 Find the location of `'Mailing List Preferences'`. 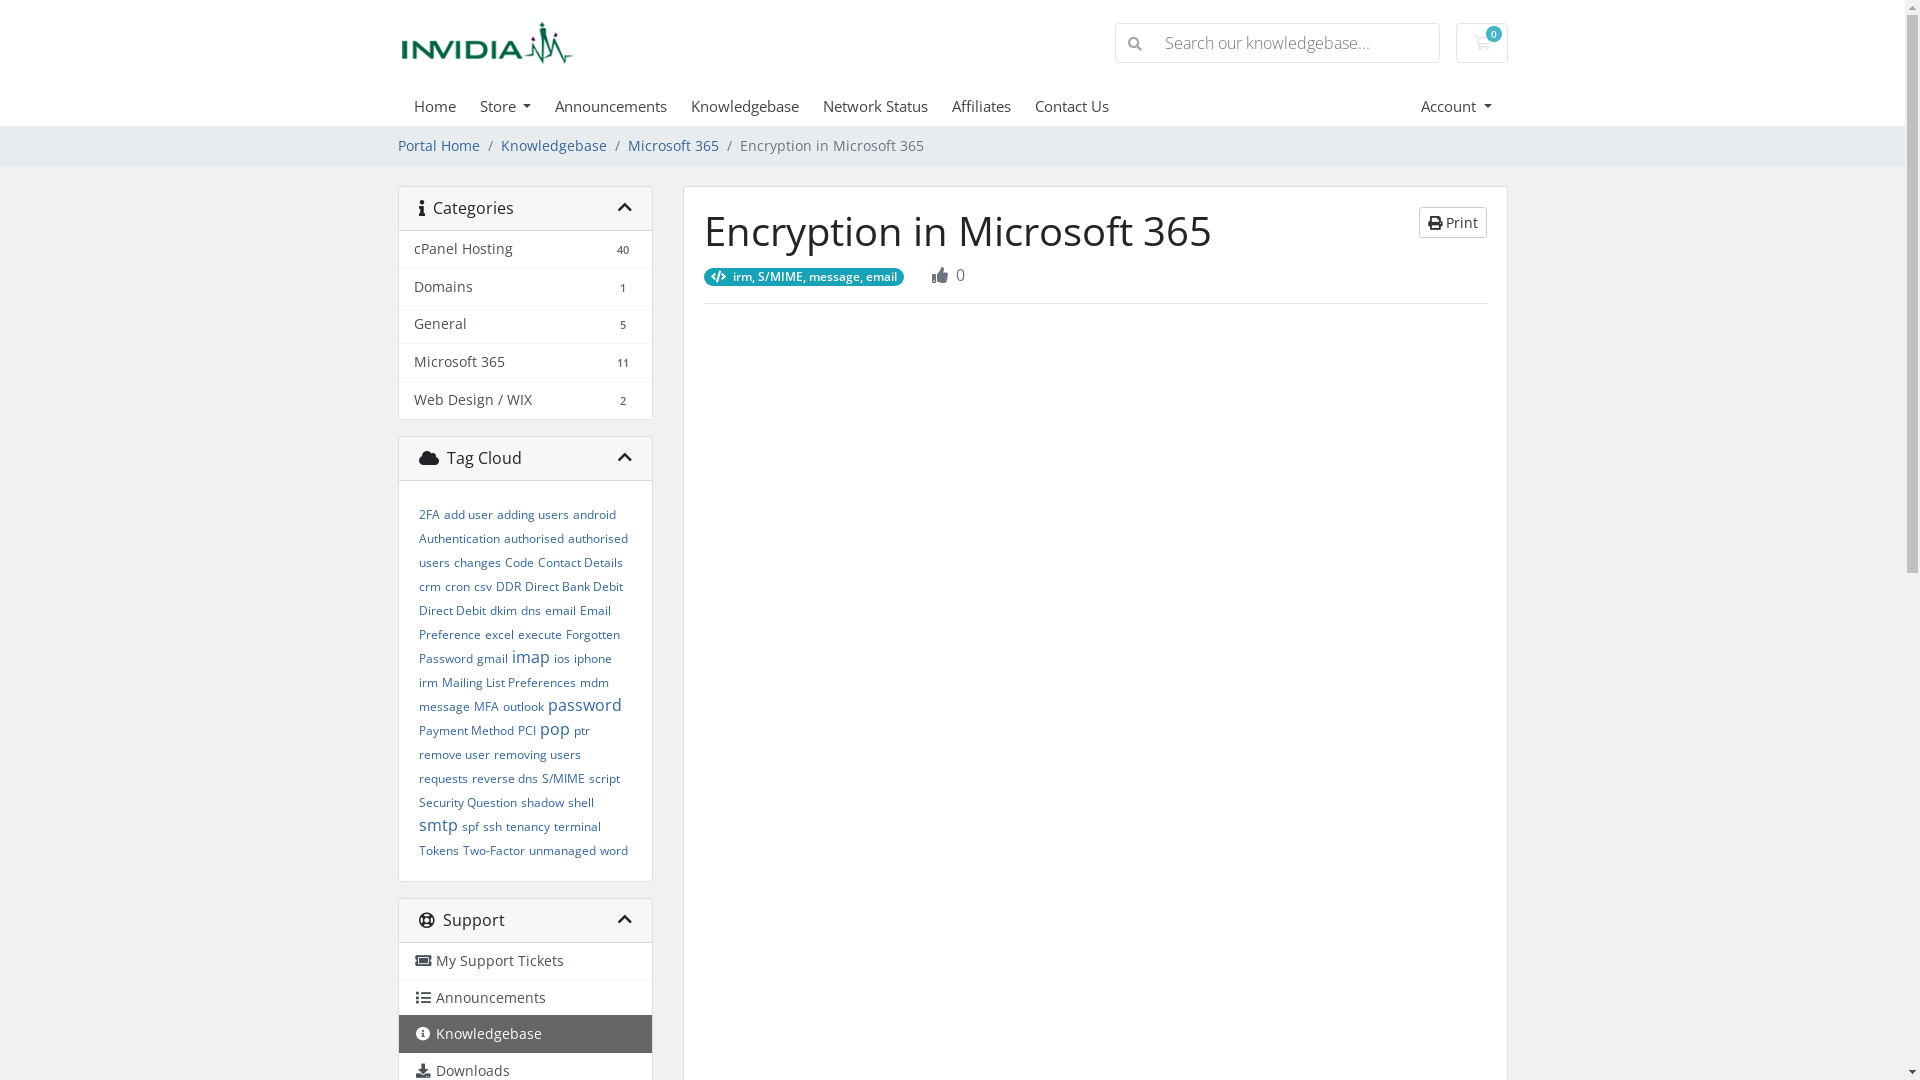

'Mailing List Preferences' is located at coordinates (508, 681).